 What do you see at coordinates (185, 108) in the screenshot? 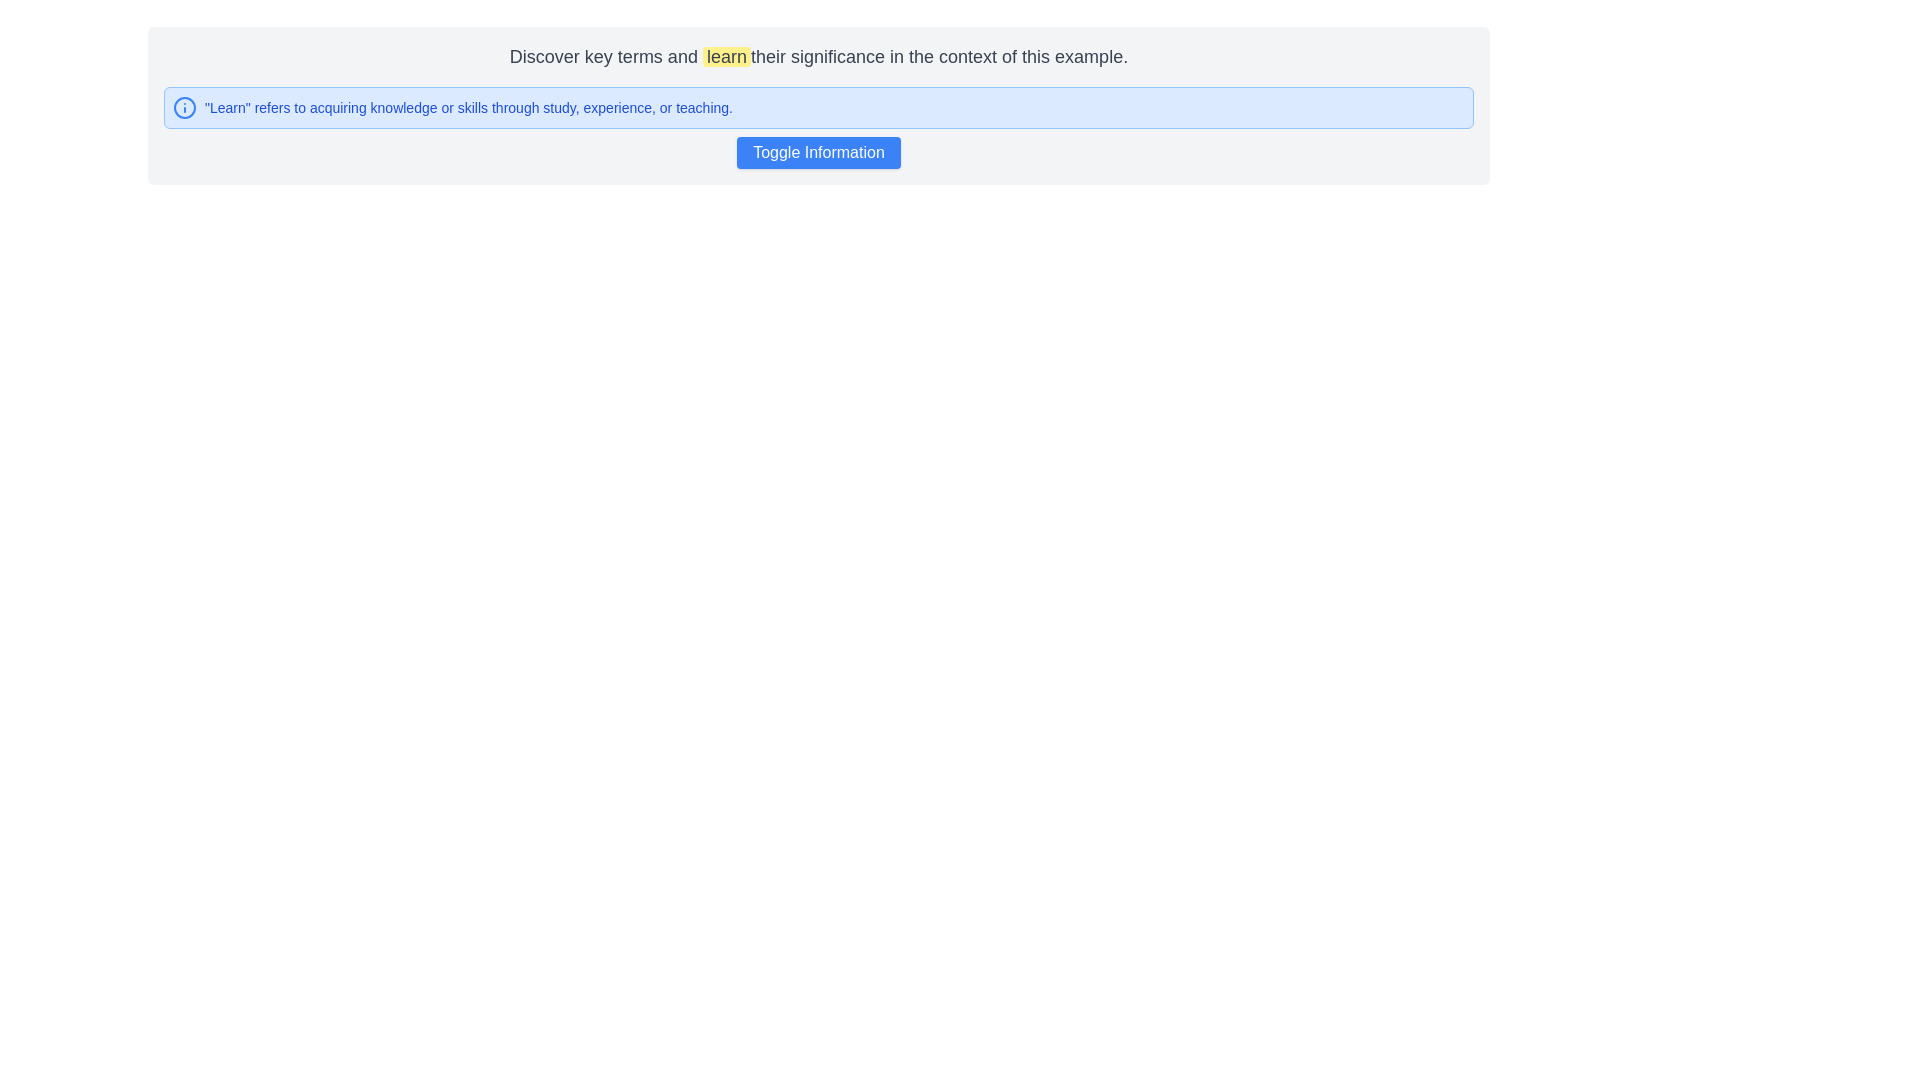
I see `the blue circular icon with a smaller circular border, which is part of a graphical representation and located slightly towards the top right of the UI, adjacent to the definition text` at bounding box center [185, 108].